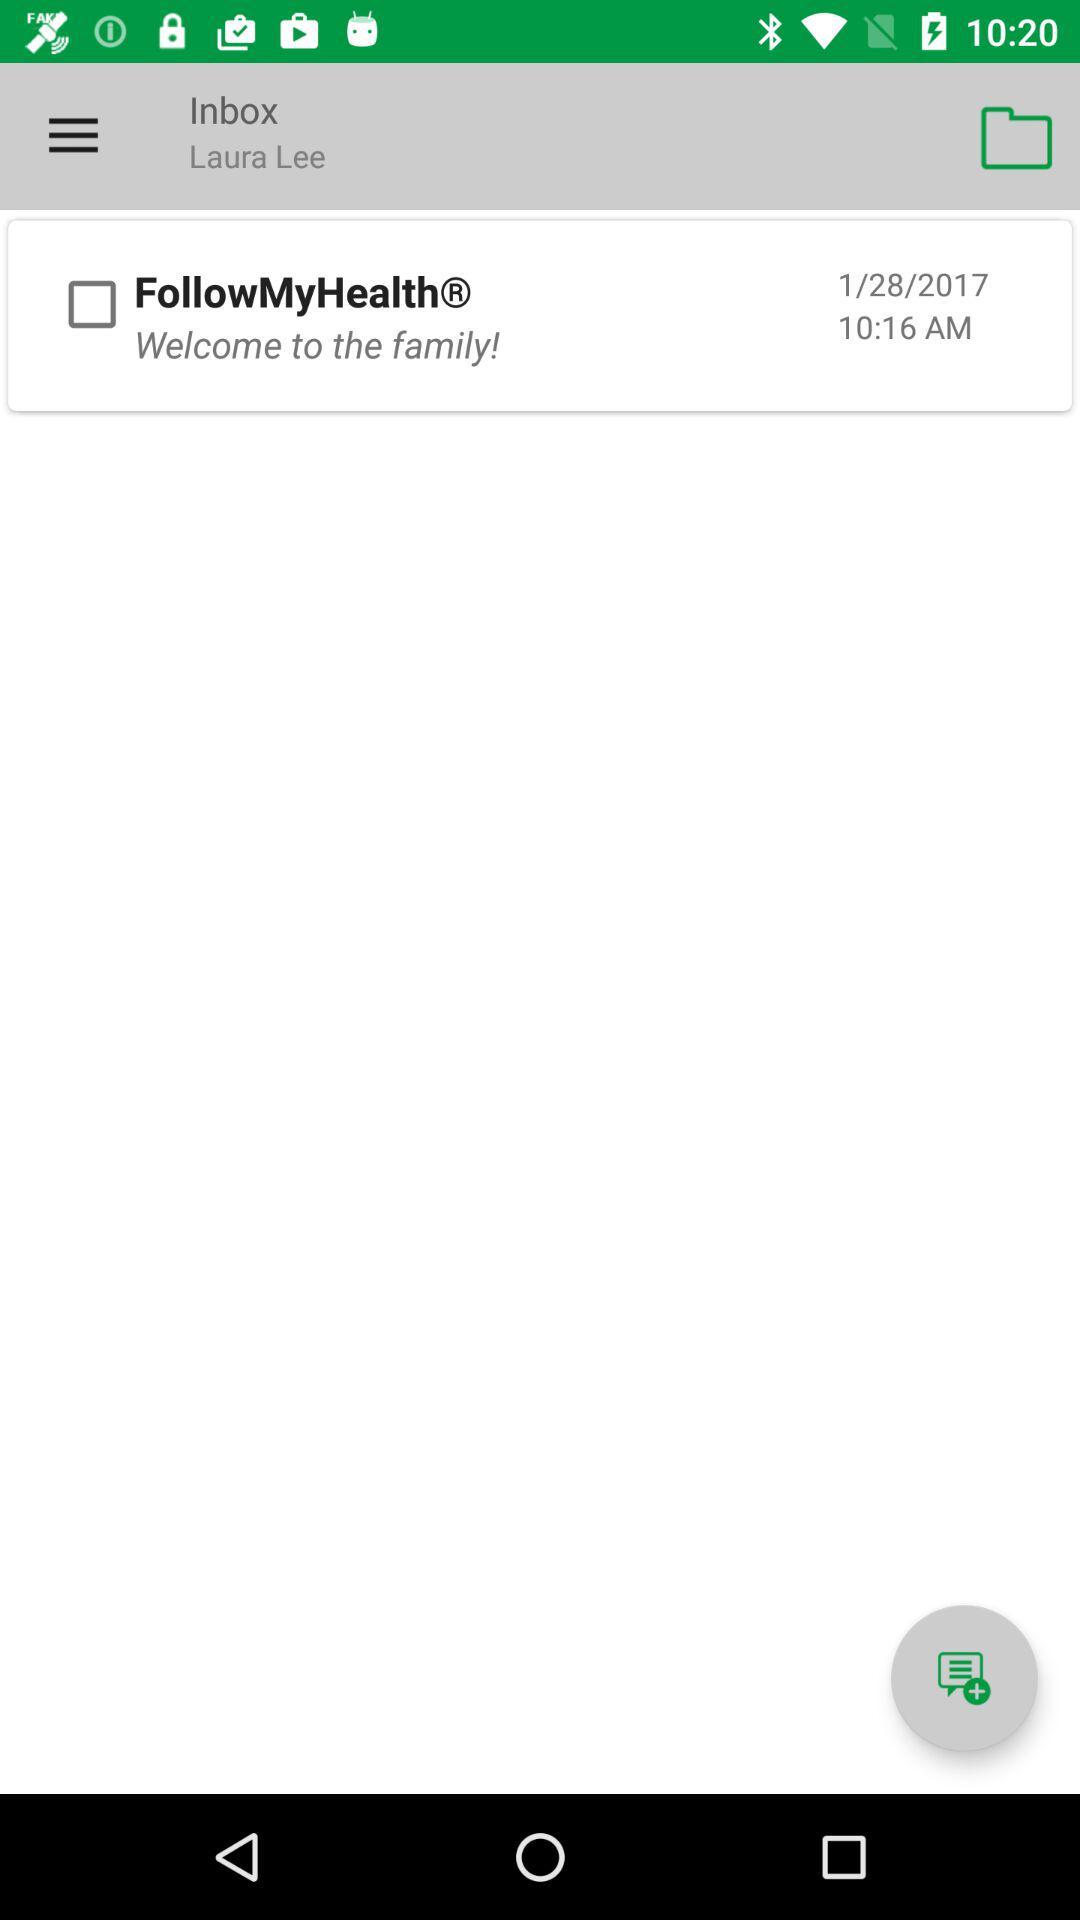 The height and width of the screenshot is (1920, 1080). What do you see at coordinates (72, 135) in the screenshot?
I see `icon next to inbox` at bounding box center [72, 135].